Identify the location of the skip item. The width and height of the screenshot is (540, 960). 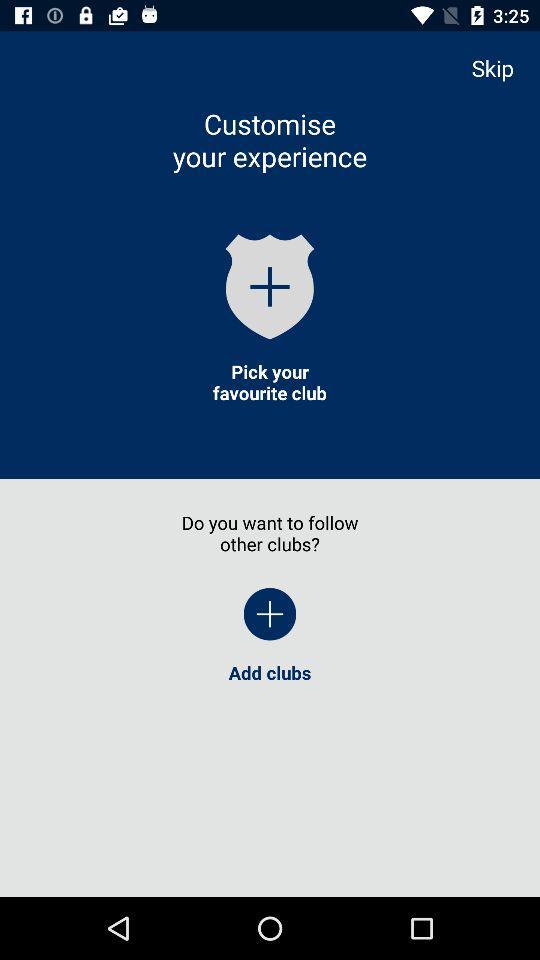
(501, 68).